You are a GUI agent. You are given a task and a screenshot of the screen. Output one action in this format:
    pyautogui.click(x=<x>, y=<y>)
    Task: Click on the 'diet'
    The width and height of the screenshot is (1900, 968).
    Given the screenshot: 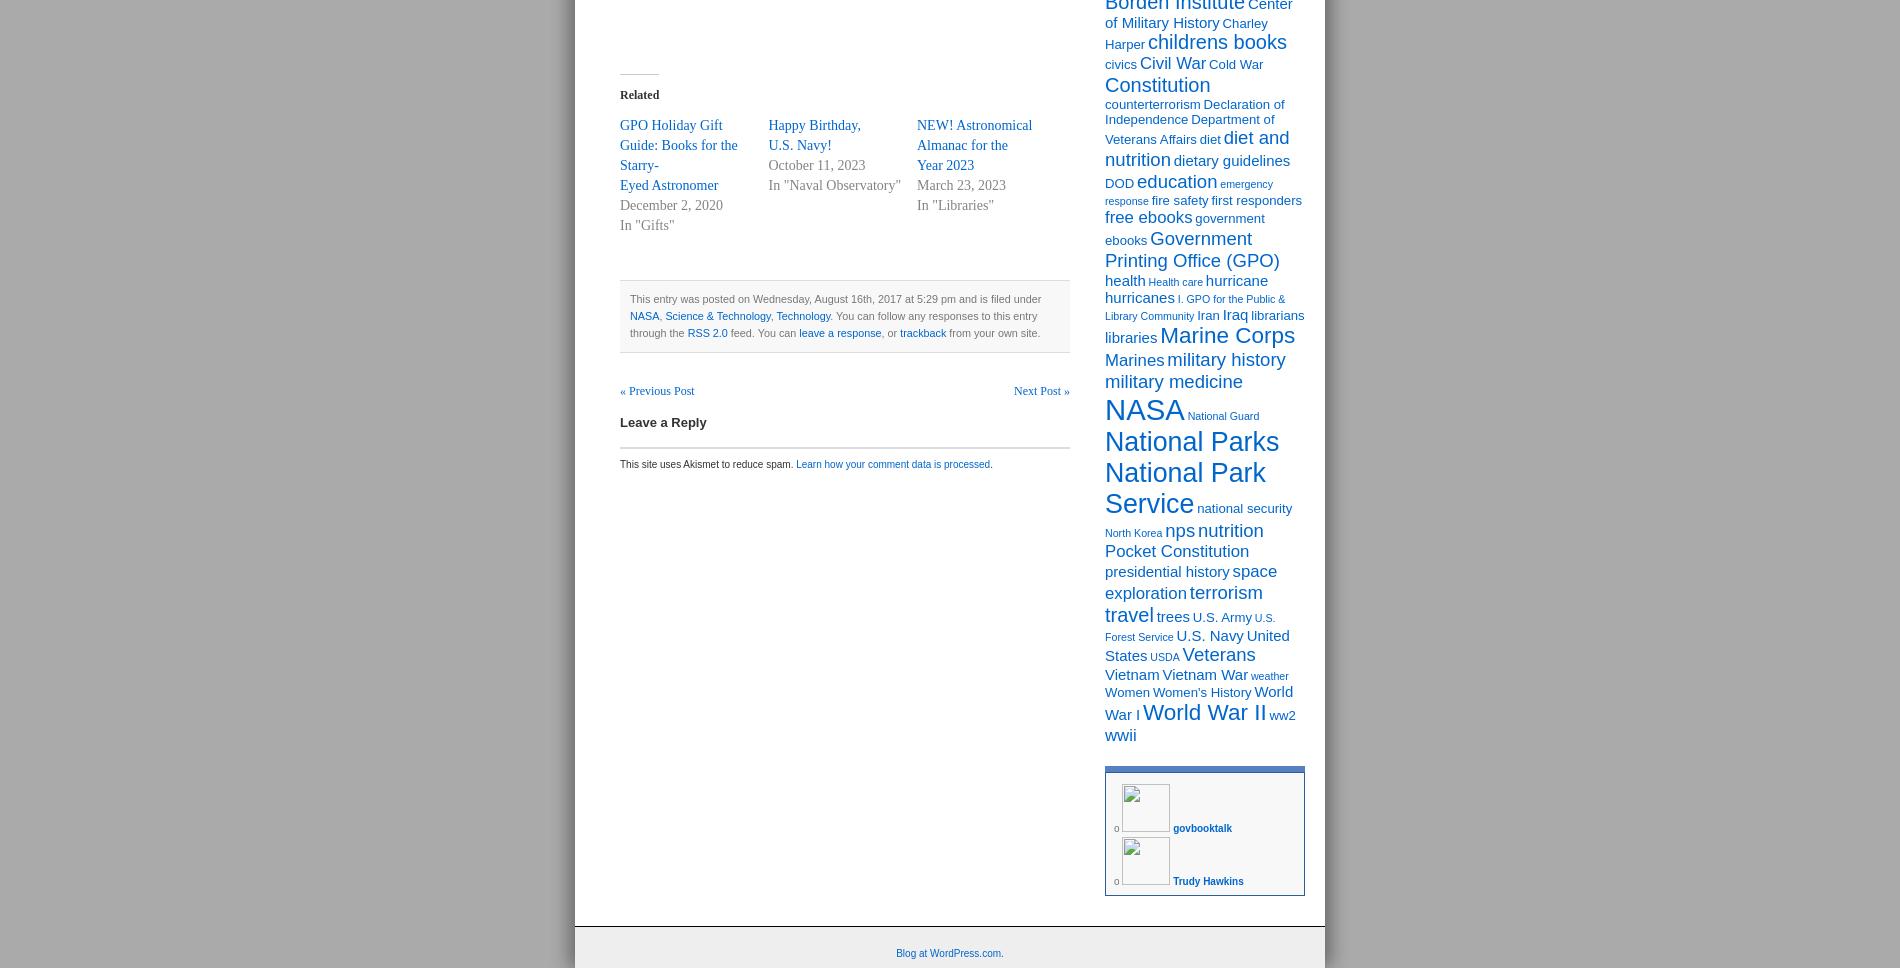 What is the action you would take?
    pyautogui.click(x=1208, y=138)
    